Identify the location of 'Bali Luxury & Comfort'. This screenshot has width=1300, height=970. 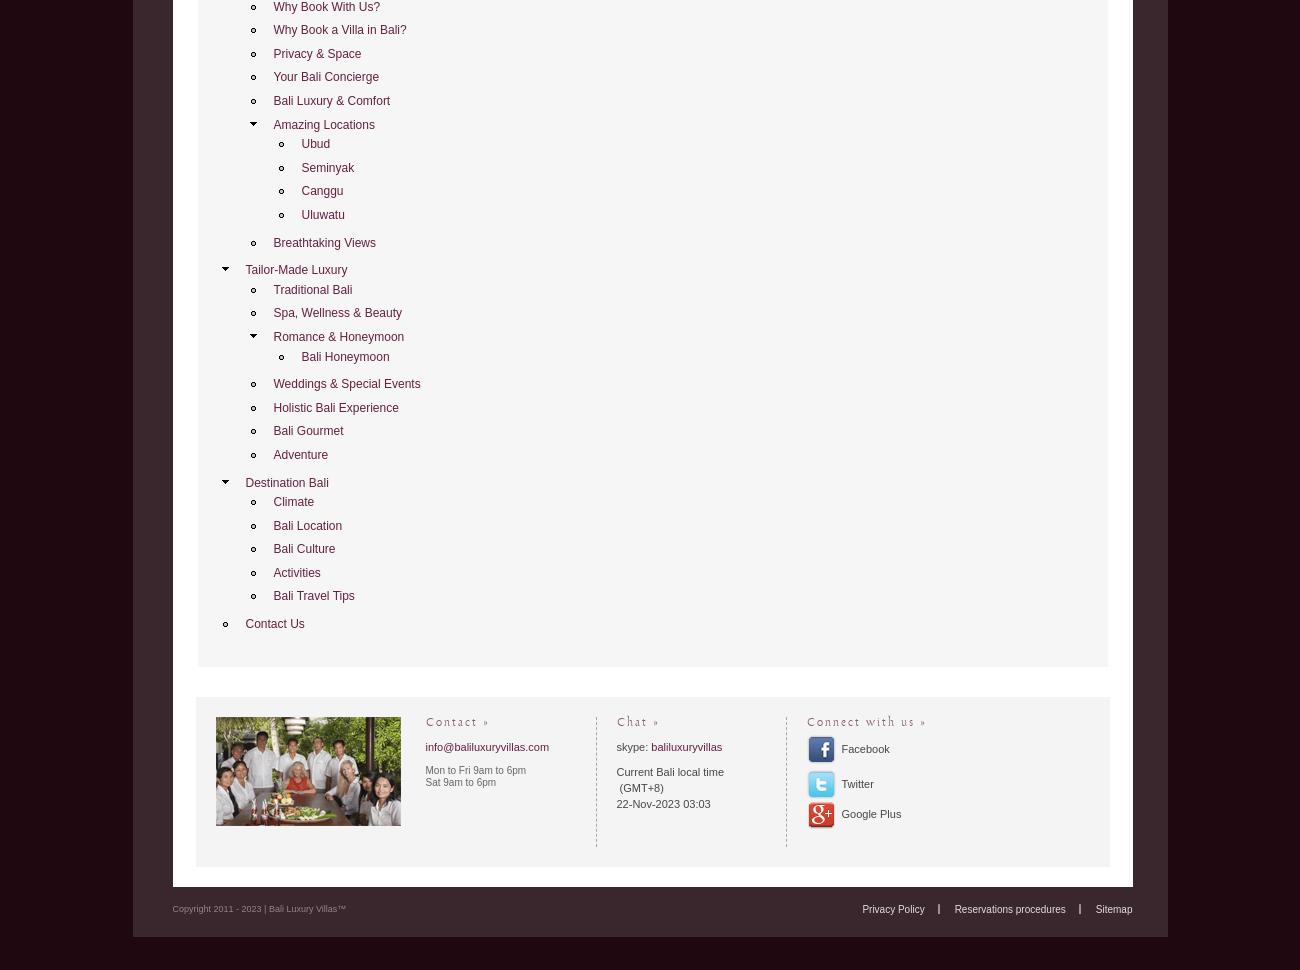
(273, 100).